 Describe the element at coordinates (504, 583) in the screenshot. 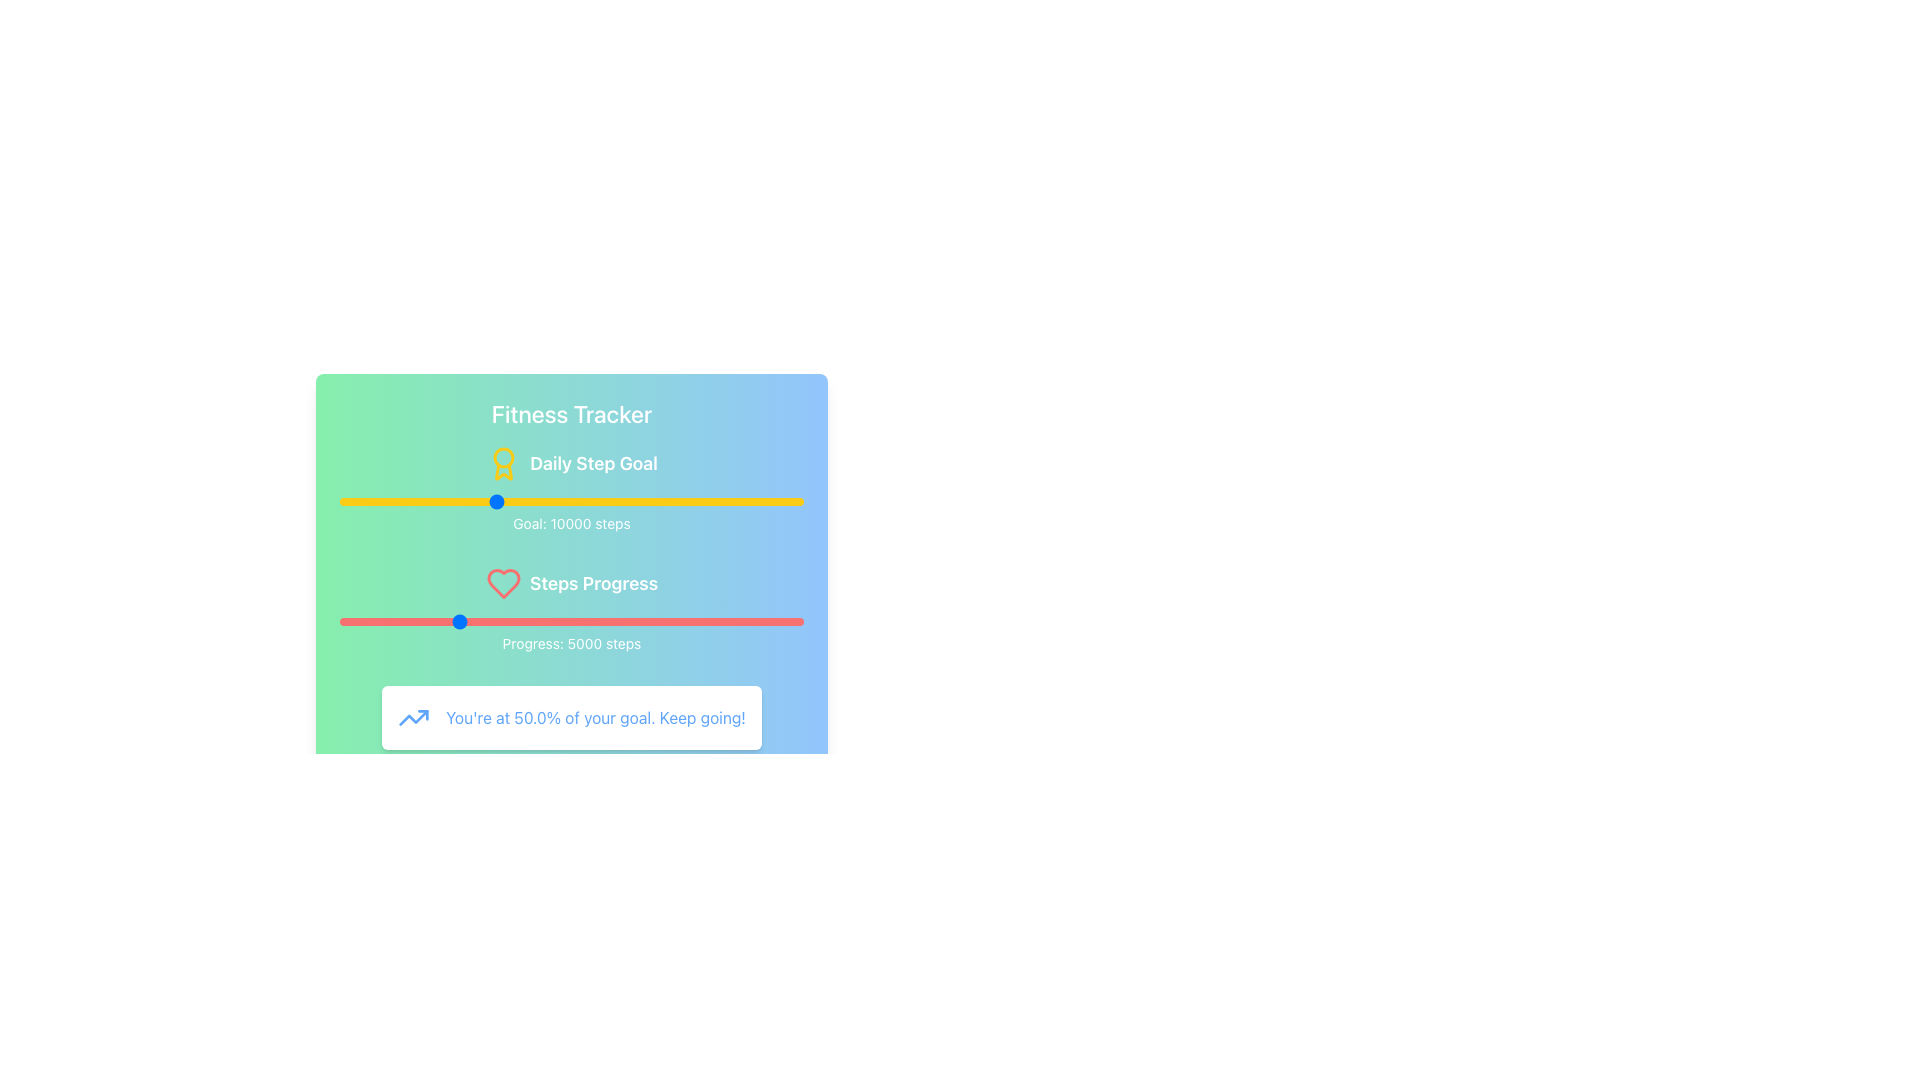

I see `the red outlined heart icon located in the 'Steps Progress' section, which is aligned with the red progress bar below the 'Steps Progress' text label` at that location.